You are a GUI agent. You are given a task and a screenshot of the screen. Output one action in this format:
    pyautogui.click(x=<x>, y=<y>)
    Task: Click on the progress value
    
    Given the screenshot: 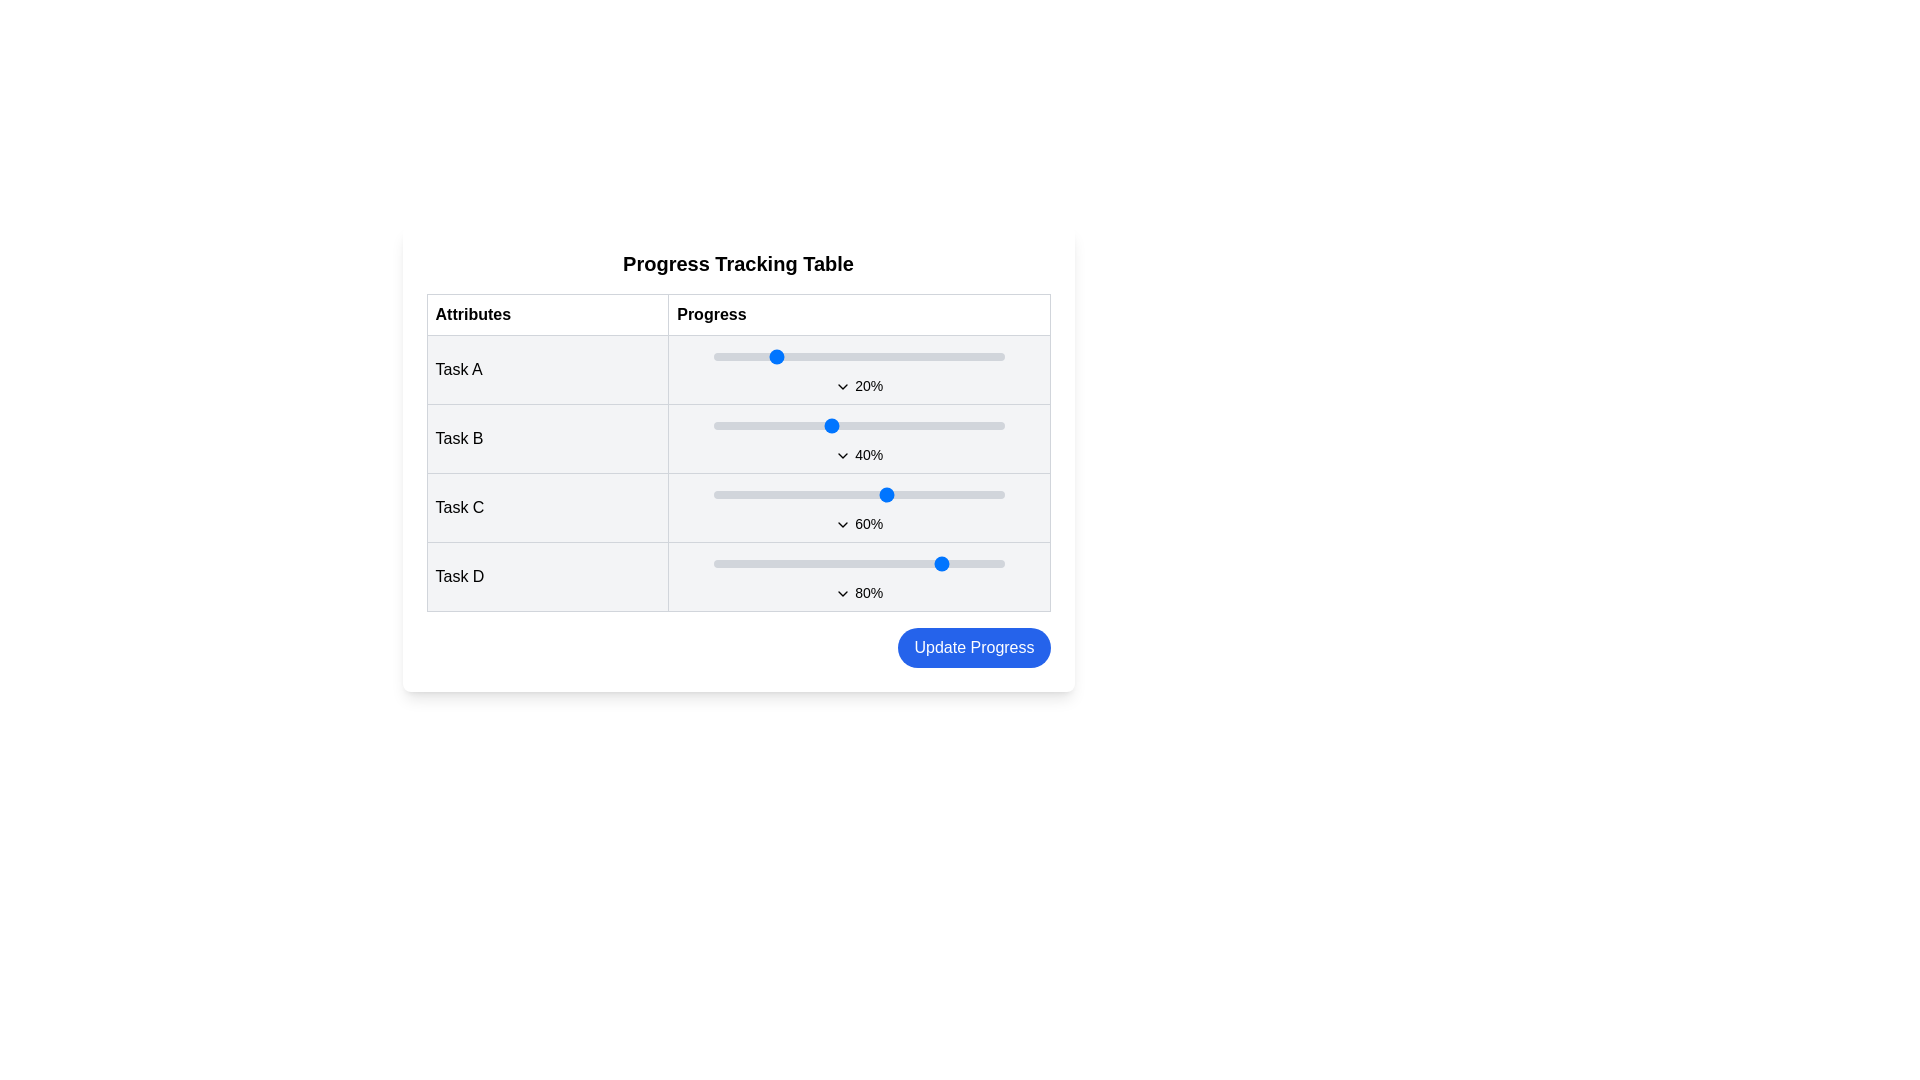 What is the action you would take?
    pyautogui.click(x=996, y=356)
    